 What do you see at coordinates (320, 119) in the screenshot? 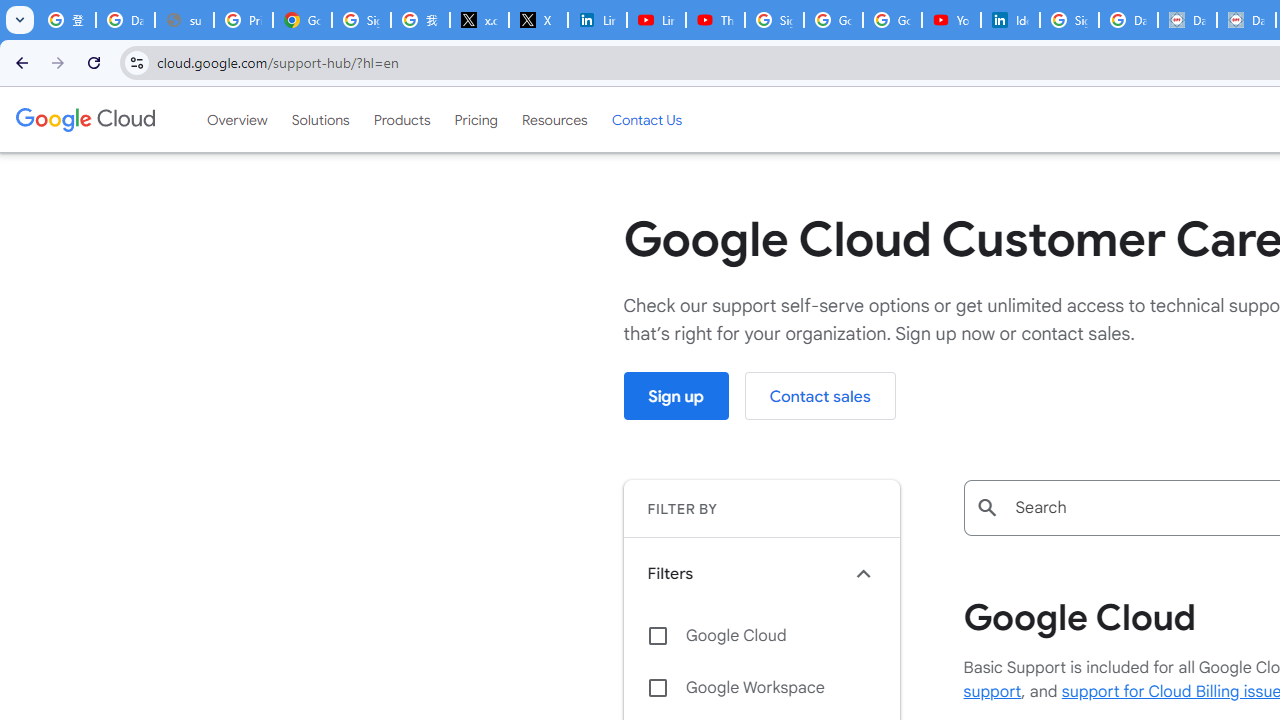
I see `'Solutions'` at bounding box center [320, 119].